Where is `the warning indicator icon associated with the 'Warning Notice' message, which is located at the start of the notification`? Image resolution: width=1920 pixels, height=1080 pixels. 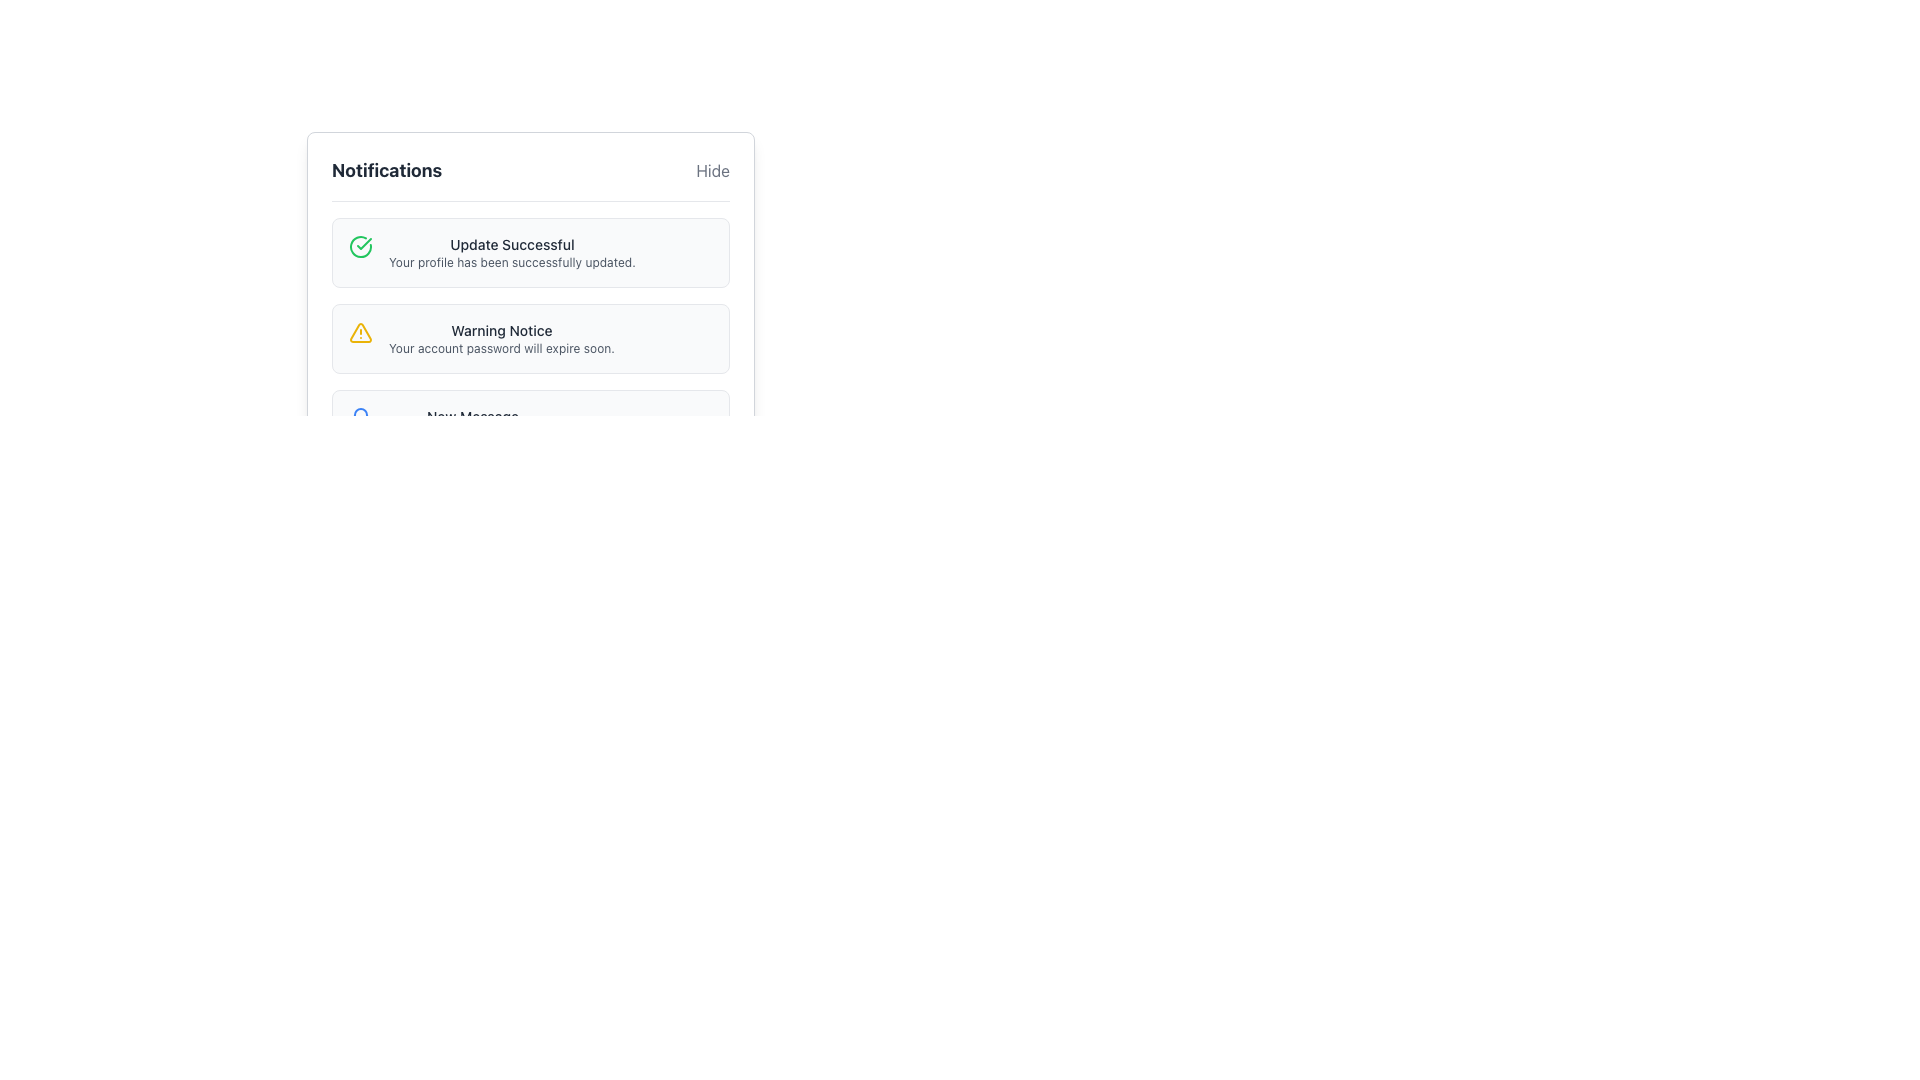
the warning indicator icon associated with the 'Warning Notice' message, which is located at the start of the notification is located at coordinates (360, 331).